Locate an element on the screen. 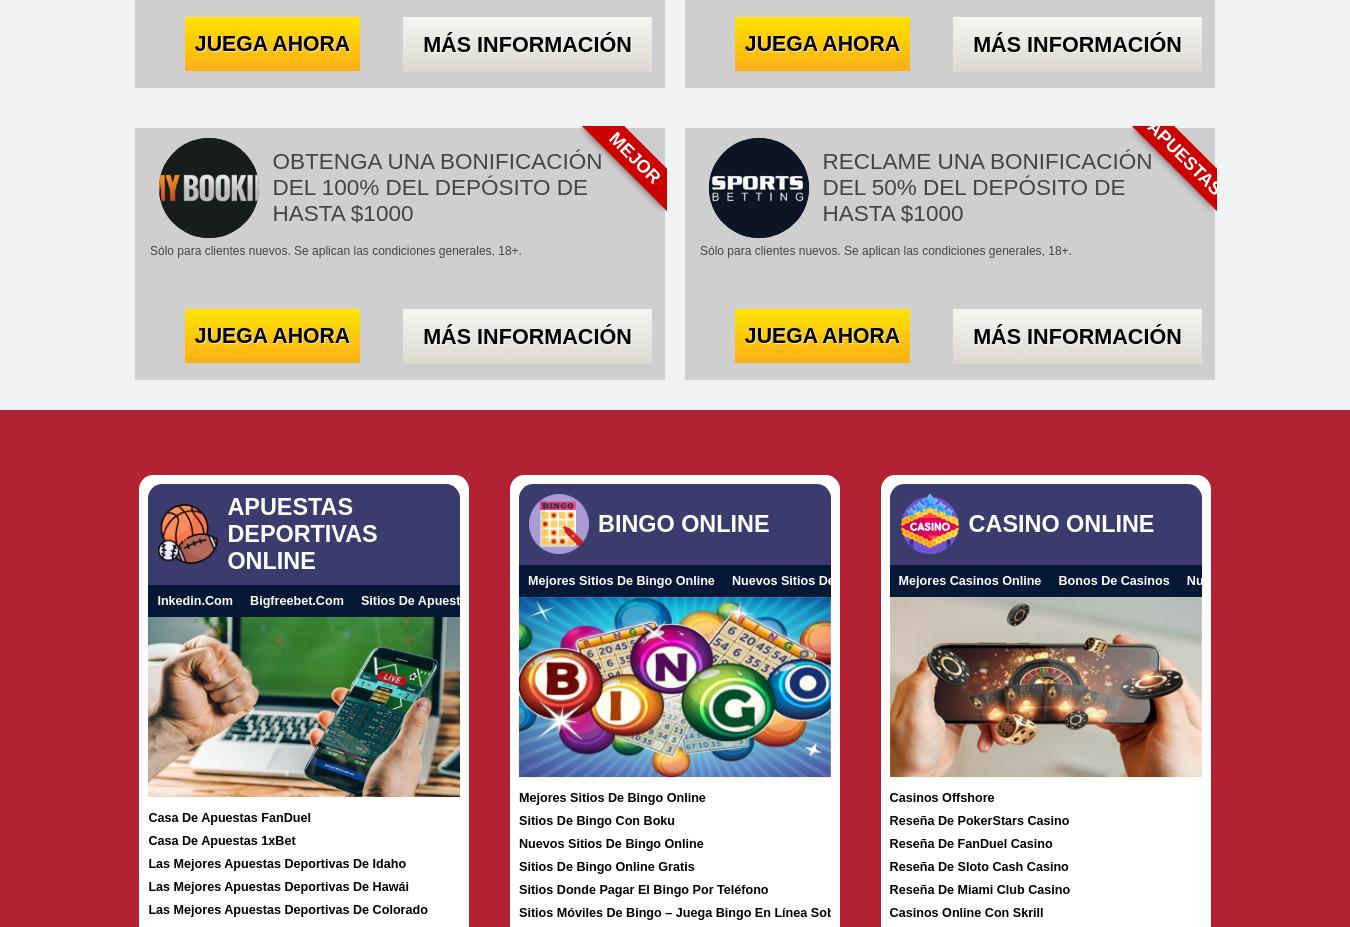 This screenshot has height=927, width=1350. 'Reseña De Sloto Cash Casino' is located at coordinates (977, 866).